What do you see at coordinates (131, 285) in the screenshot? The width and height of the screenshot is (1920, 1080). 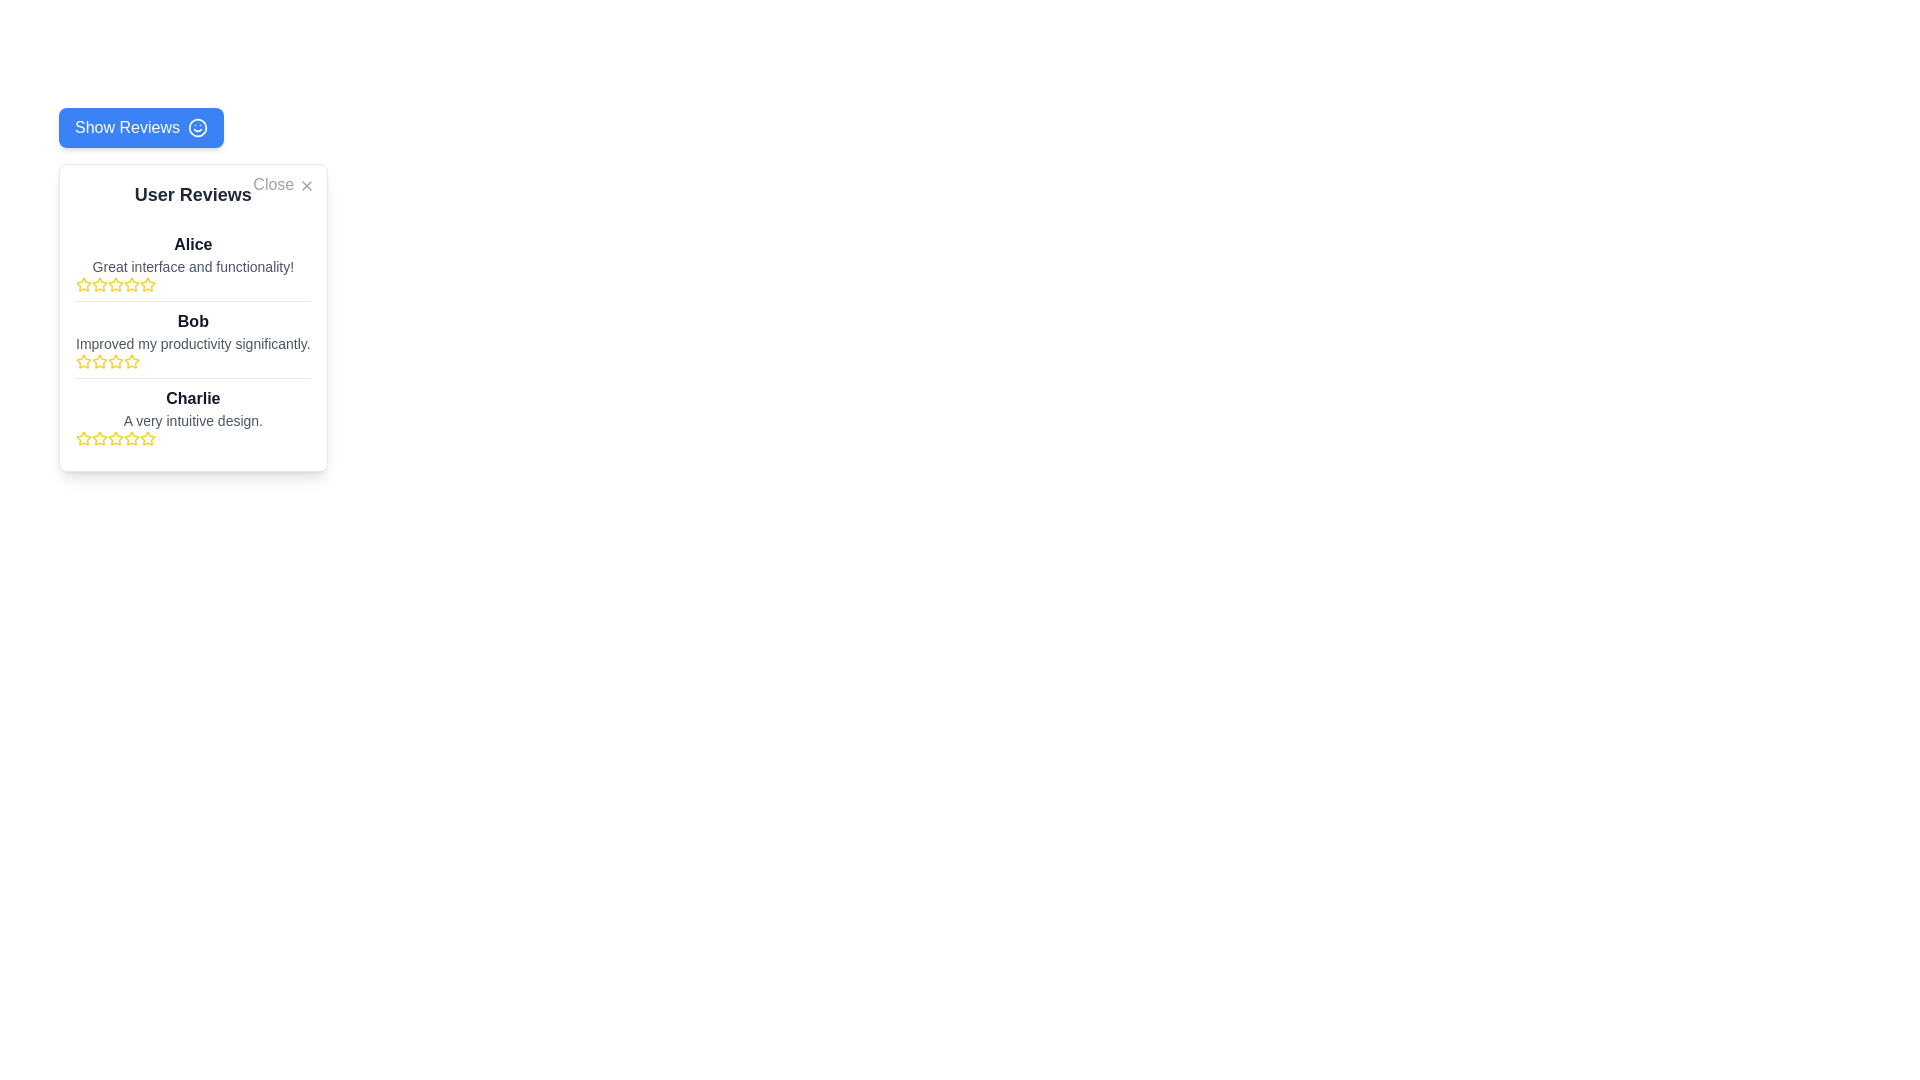 I see `the sixth star in the rating widget under the review provided by 'Alice'` at bounding box center [131, 285].